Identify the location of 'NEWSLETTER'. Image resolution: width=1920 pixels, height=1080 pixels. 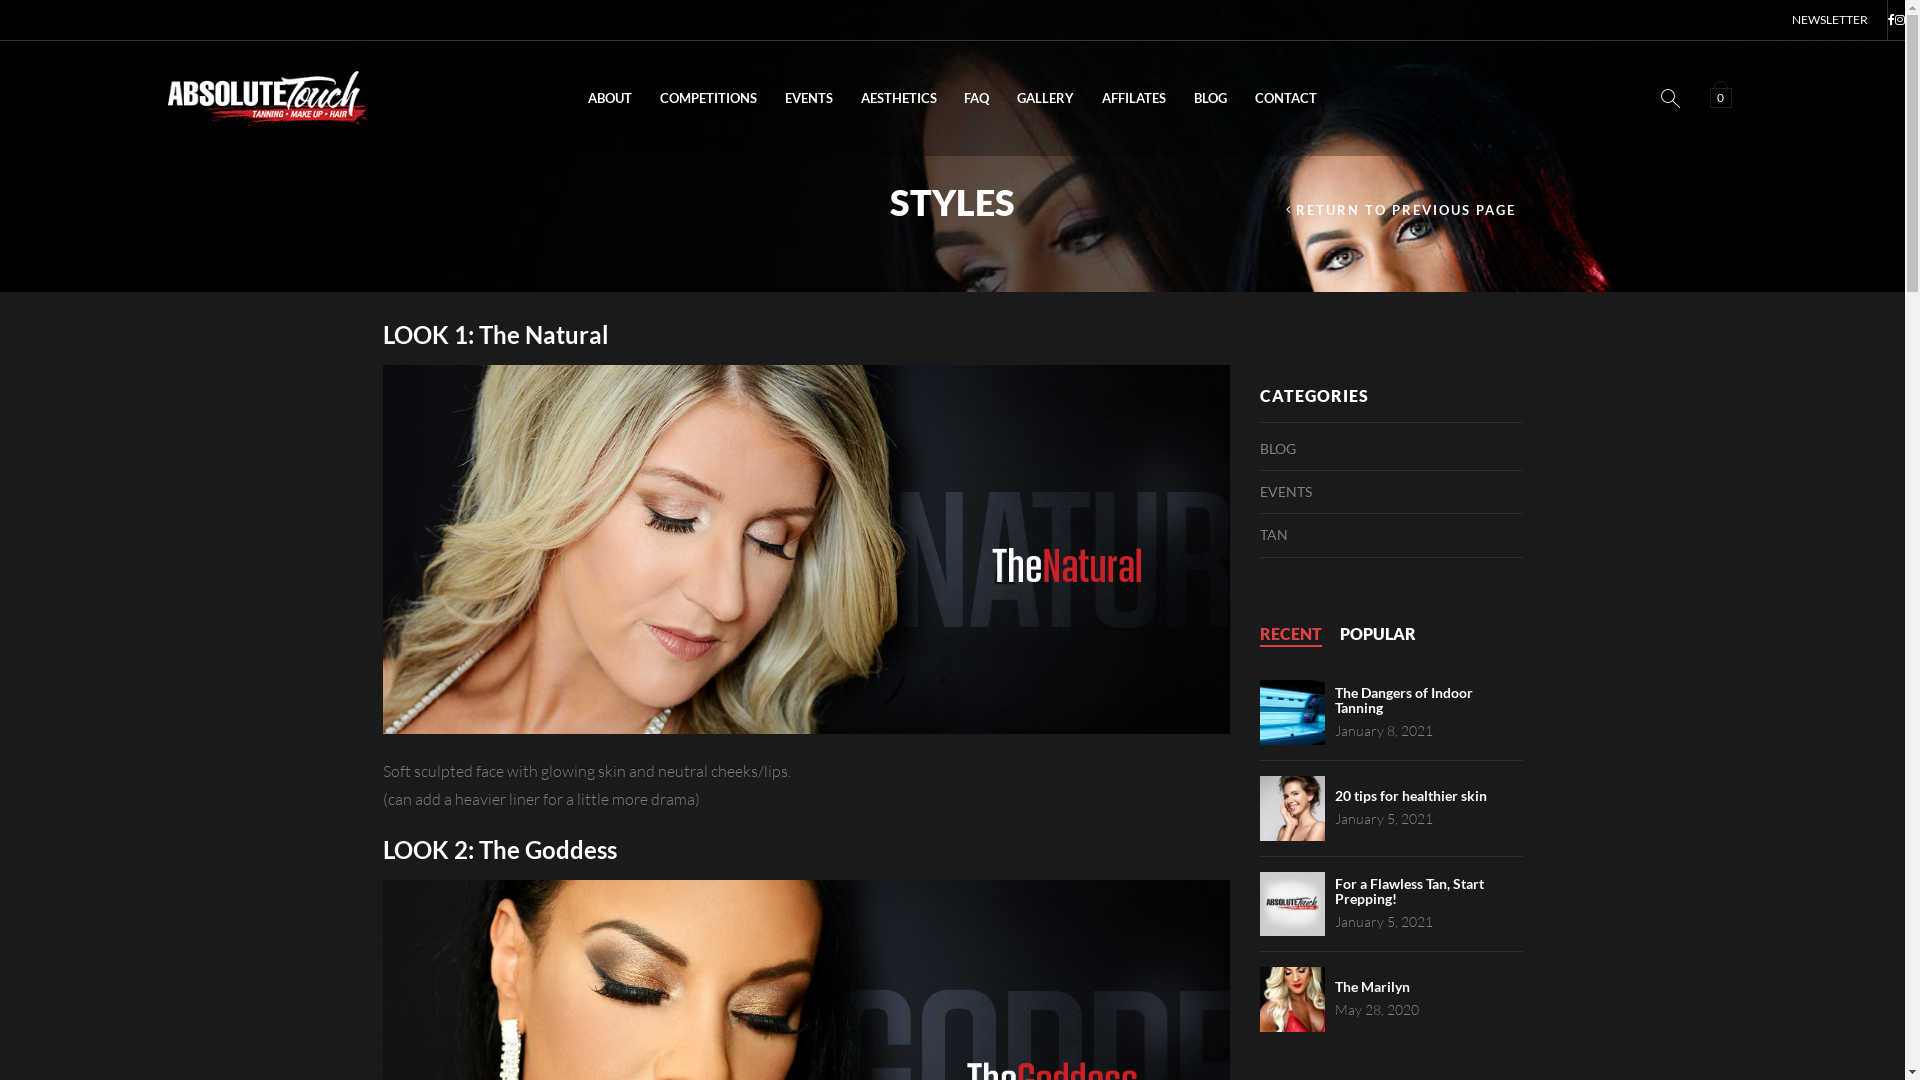
(1829, 19).